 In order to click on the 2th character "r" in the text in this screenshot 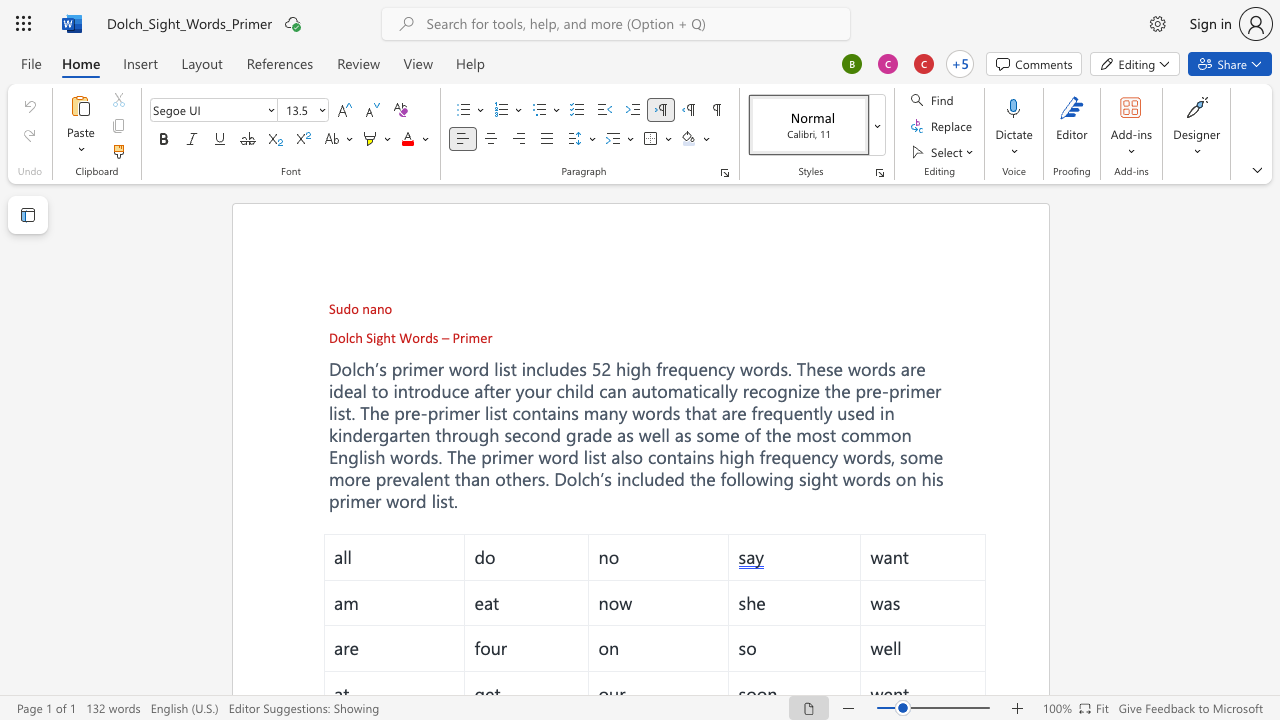, I will do `click(461, 336)`.